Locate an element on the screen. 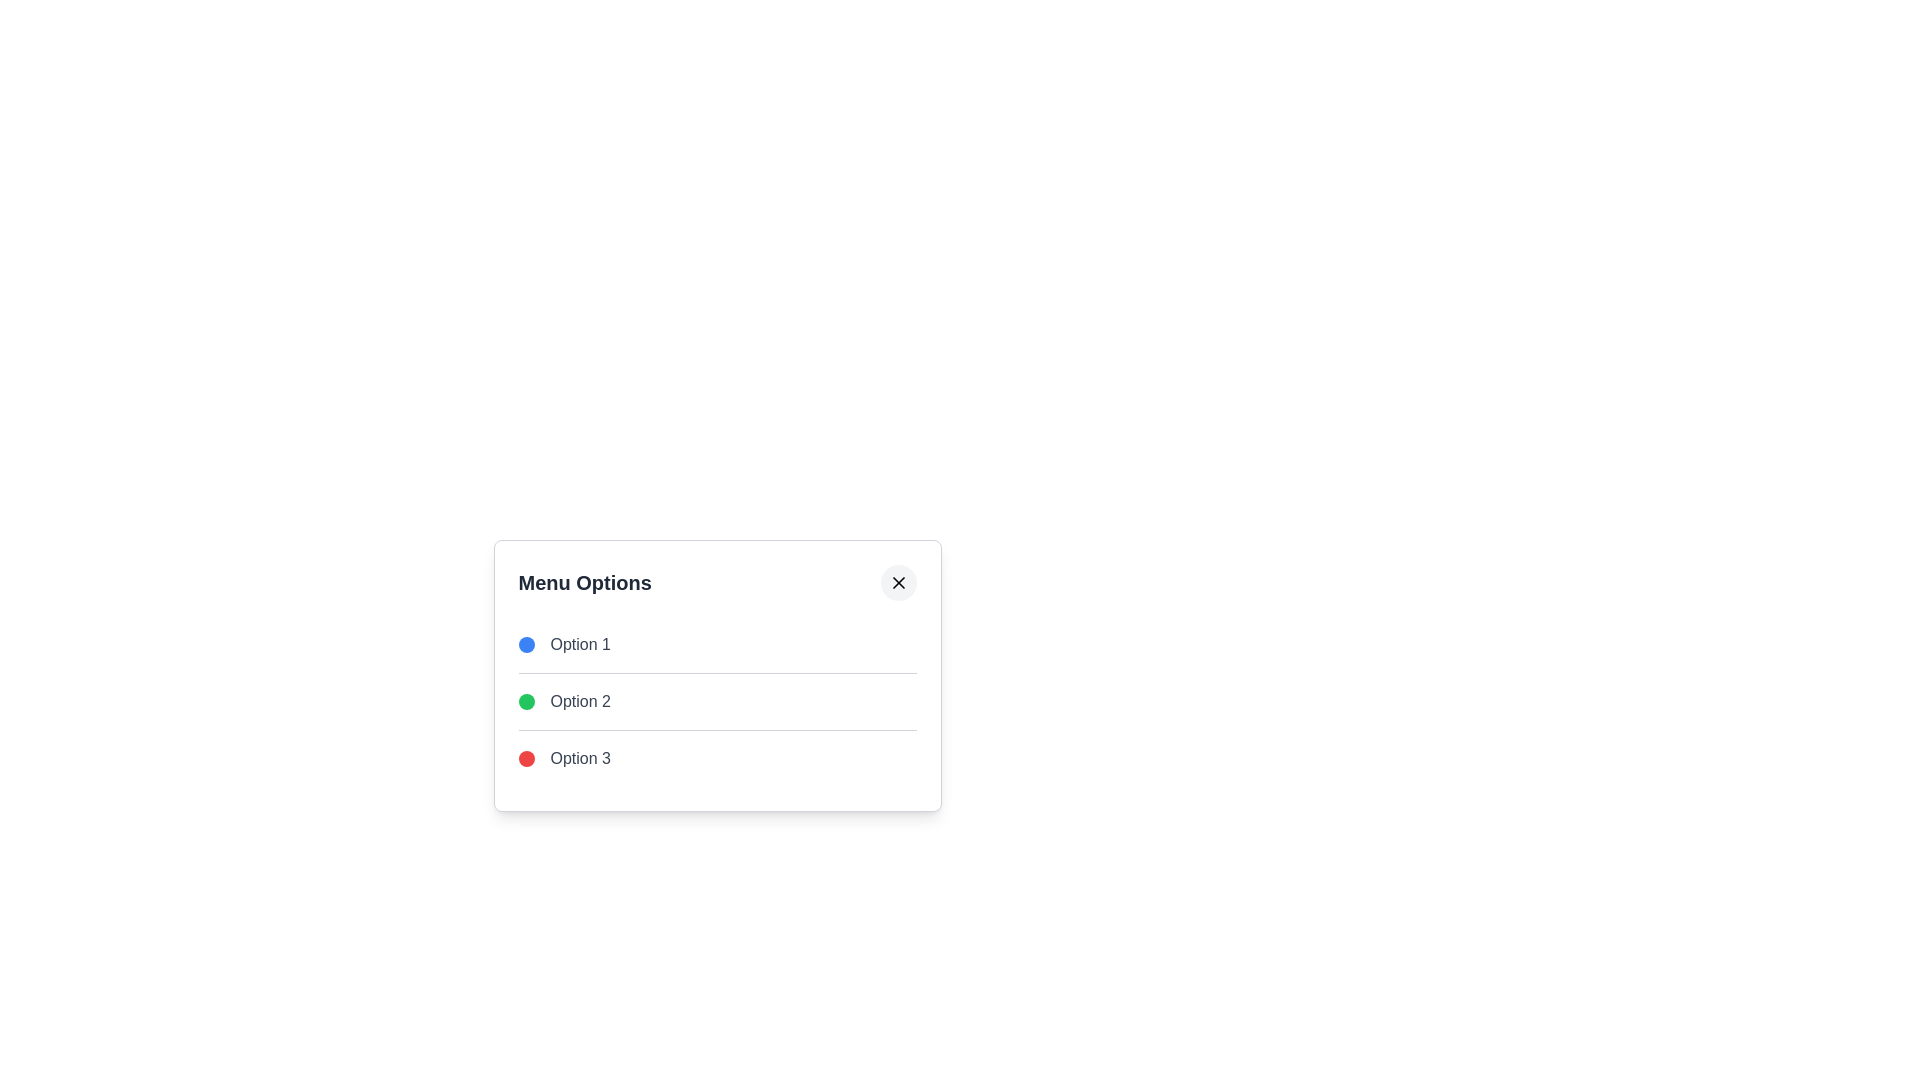  the small circular icon with a red background, which is aligned to the left of the text 'Option 3' in the vertical list of options is located at coordinates (526, 759).